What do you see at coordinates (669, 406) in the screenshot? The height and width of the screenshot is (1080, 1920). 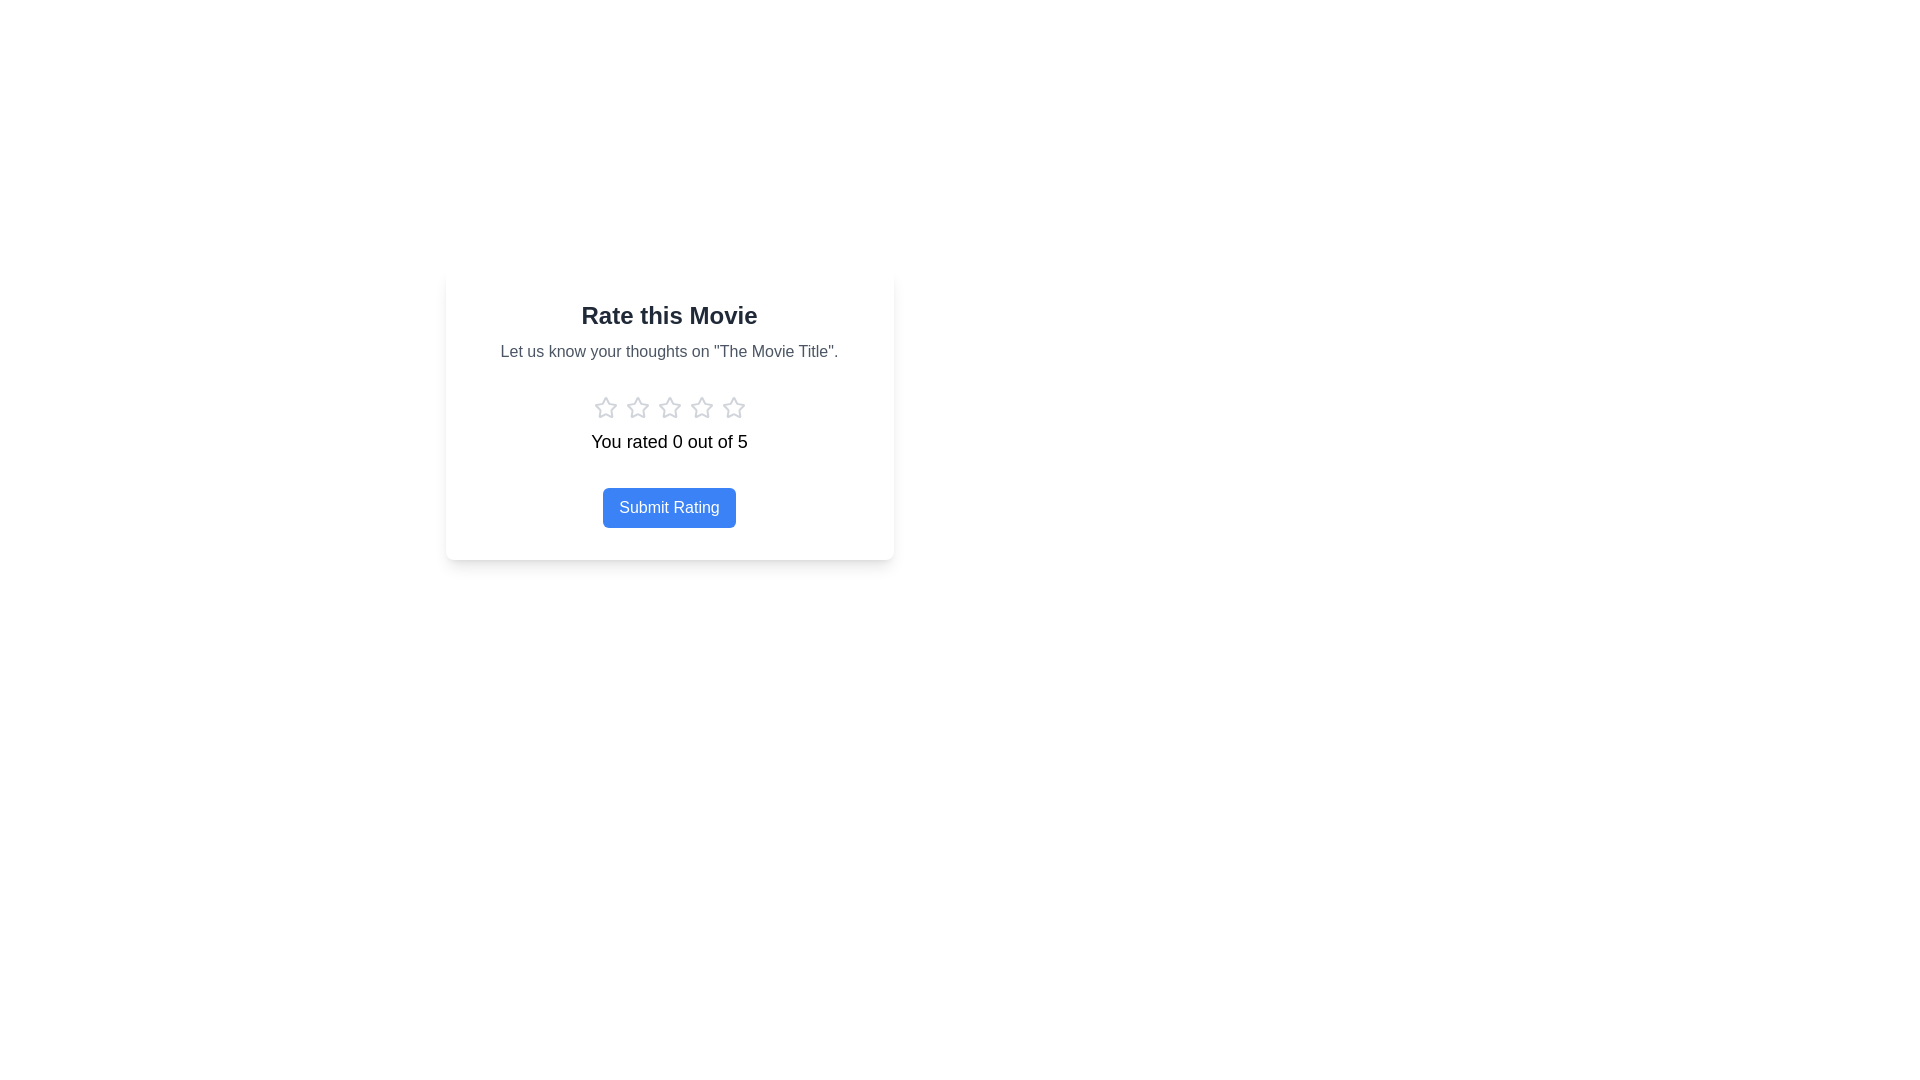 I see `the second star icon in the user rating interface` at bounding box center [669, 406].